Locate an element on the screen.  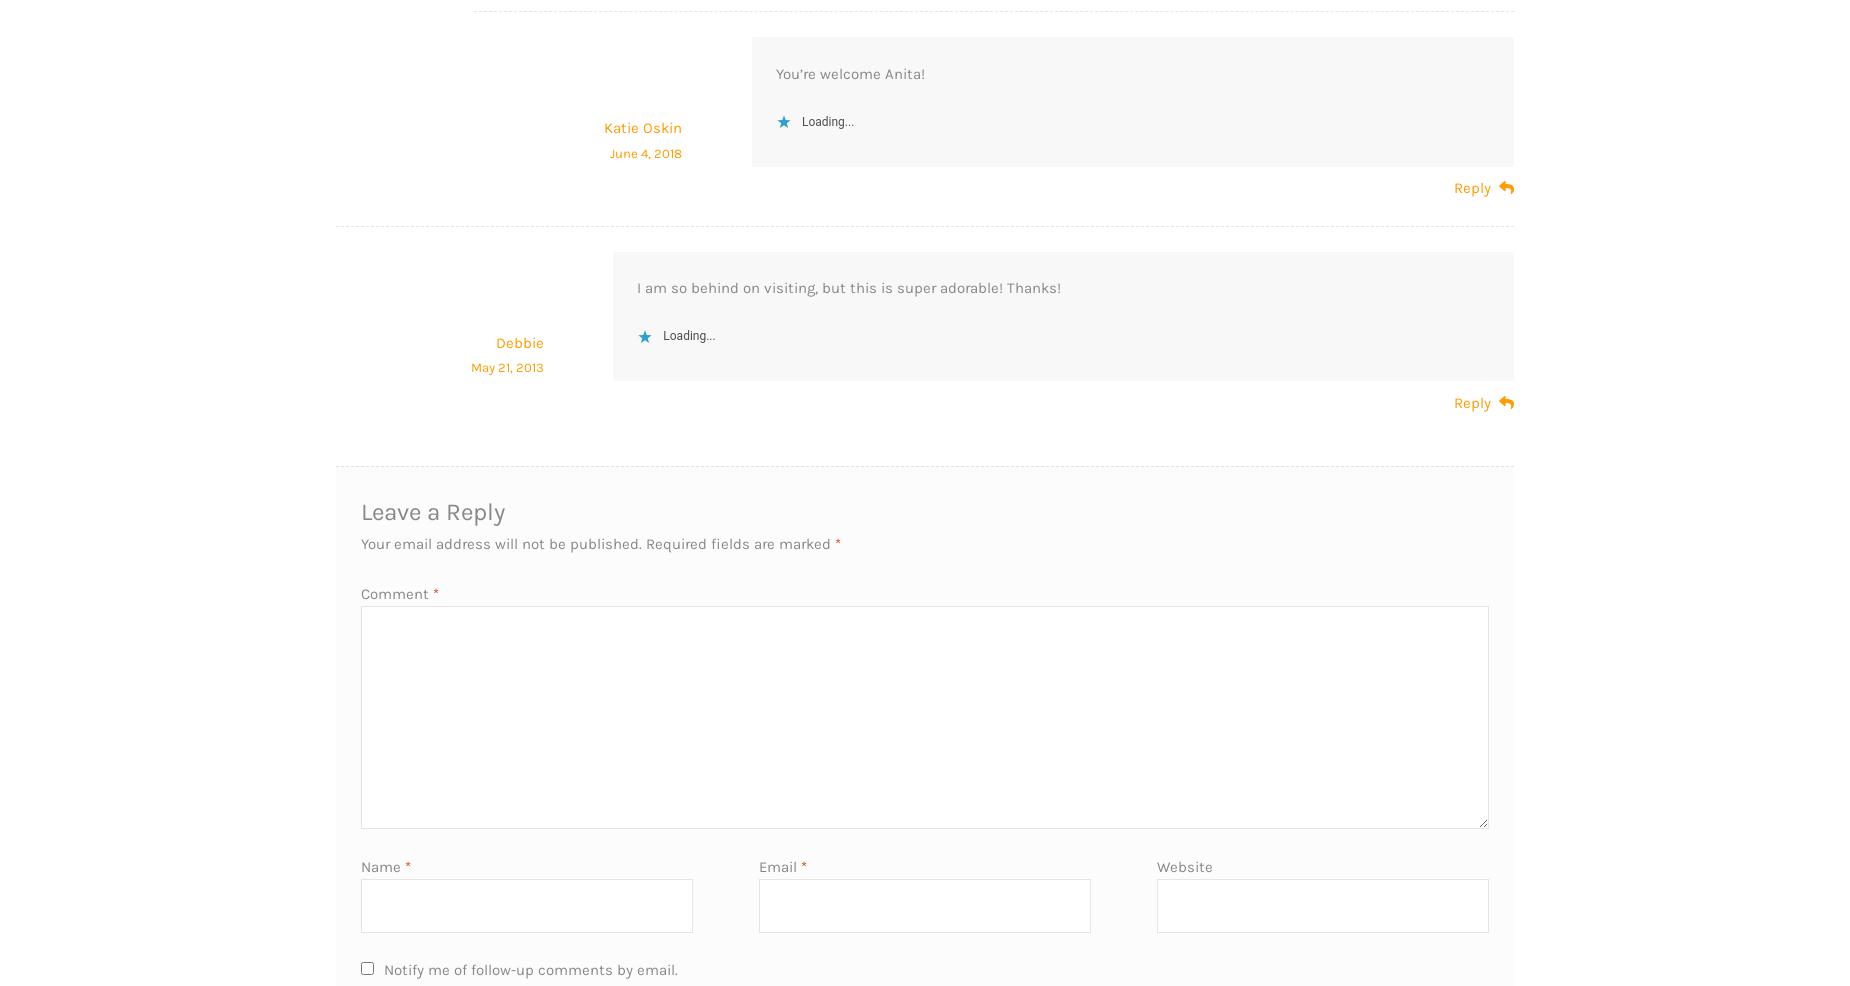
'Katie Oskin' is located at coordinates (643, 127).